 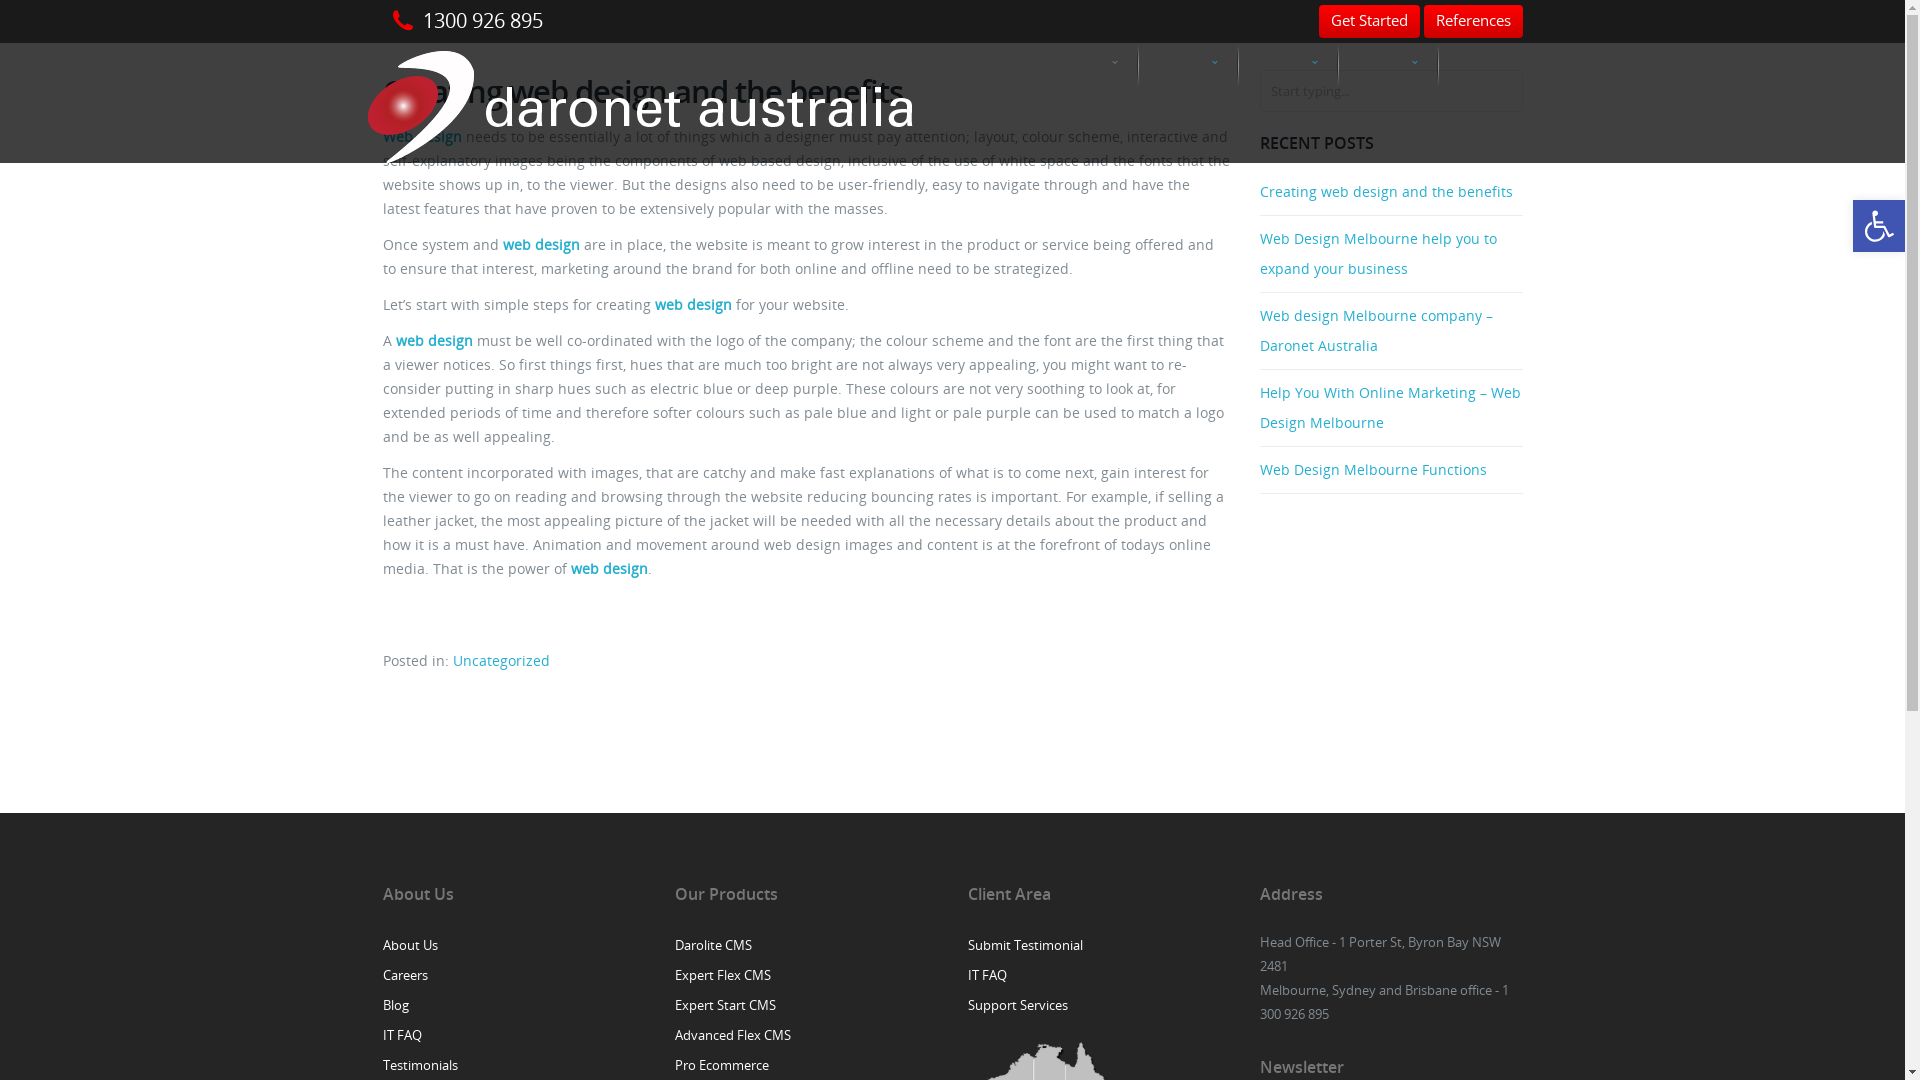 What do you see at coordinates (1017, 1005) in the screenshot?
I see `'Support Services'` at bounding box center [1017, 1005].